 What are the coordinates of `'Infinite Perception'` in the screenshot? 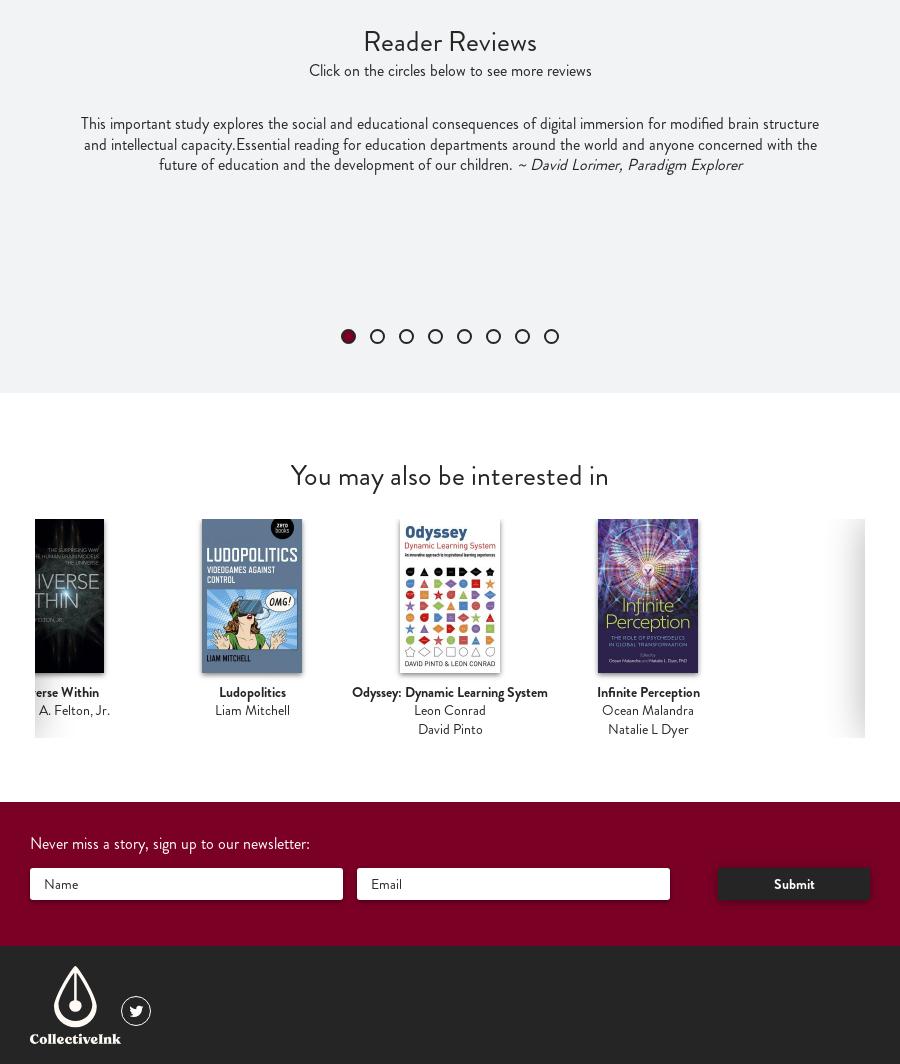 It's located at (647, 692).